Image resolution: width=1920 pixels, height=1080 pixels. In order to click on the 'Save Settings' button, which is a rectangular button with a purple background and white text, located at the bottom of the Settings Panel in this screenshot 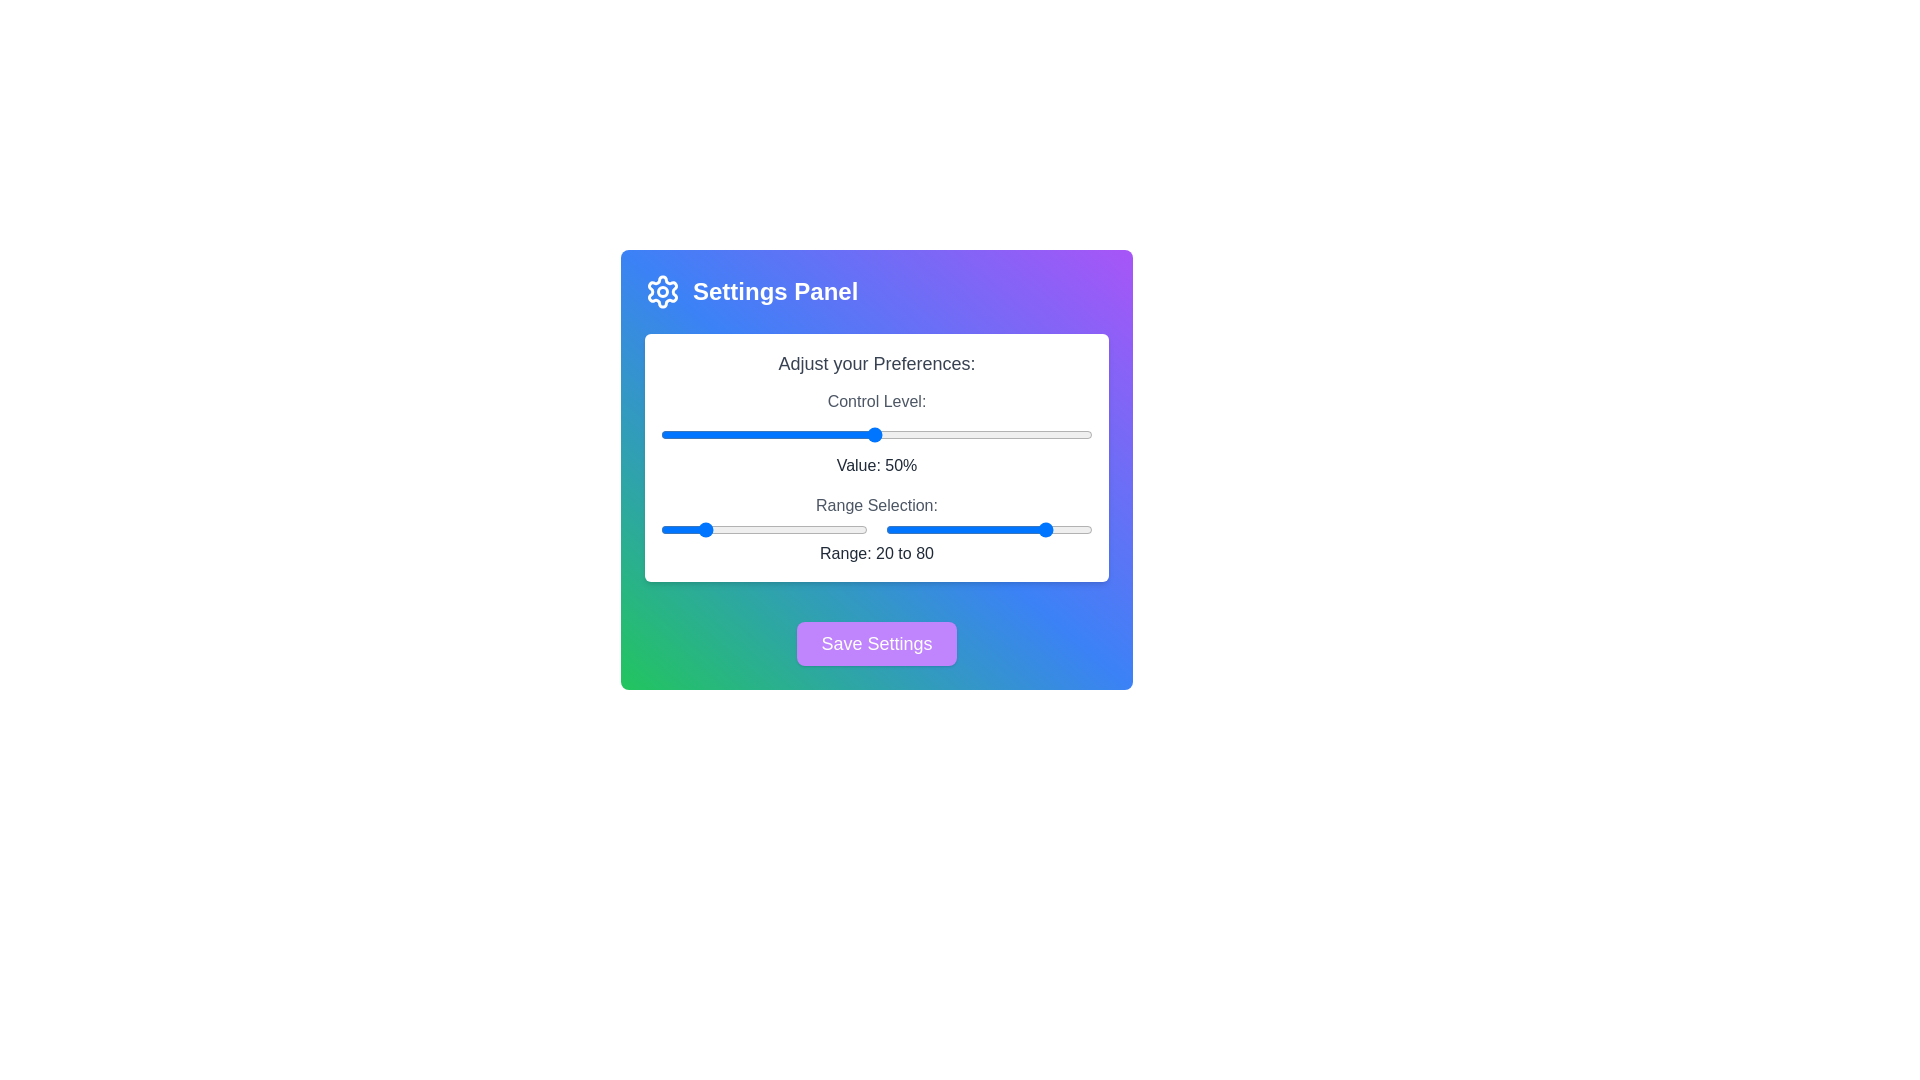, I will do `click(877, 644)`.